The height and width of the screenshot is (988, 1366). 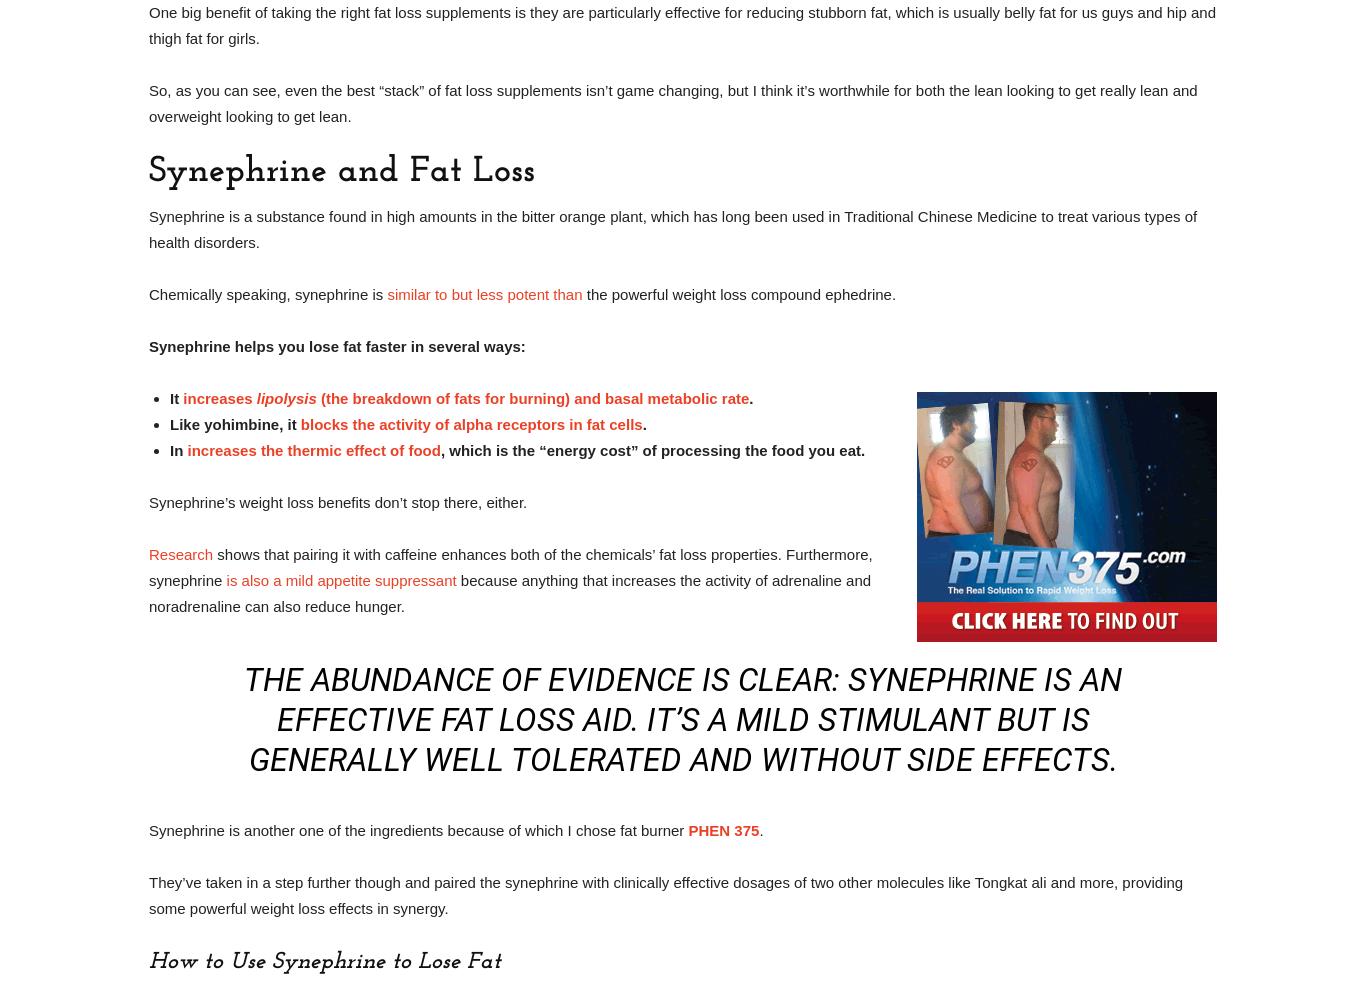 I want to click on 'Synephrine and Fat Loss', so click(x=148, y=171).